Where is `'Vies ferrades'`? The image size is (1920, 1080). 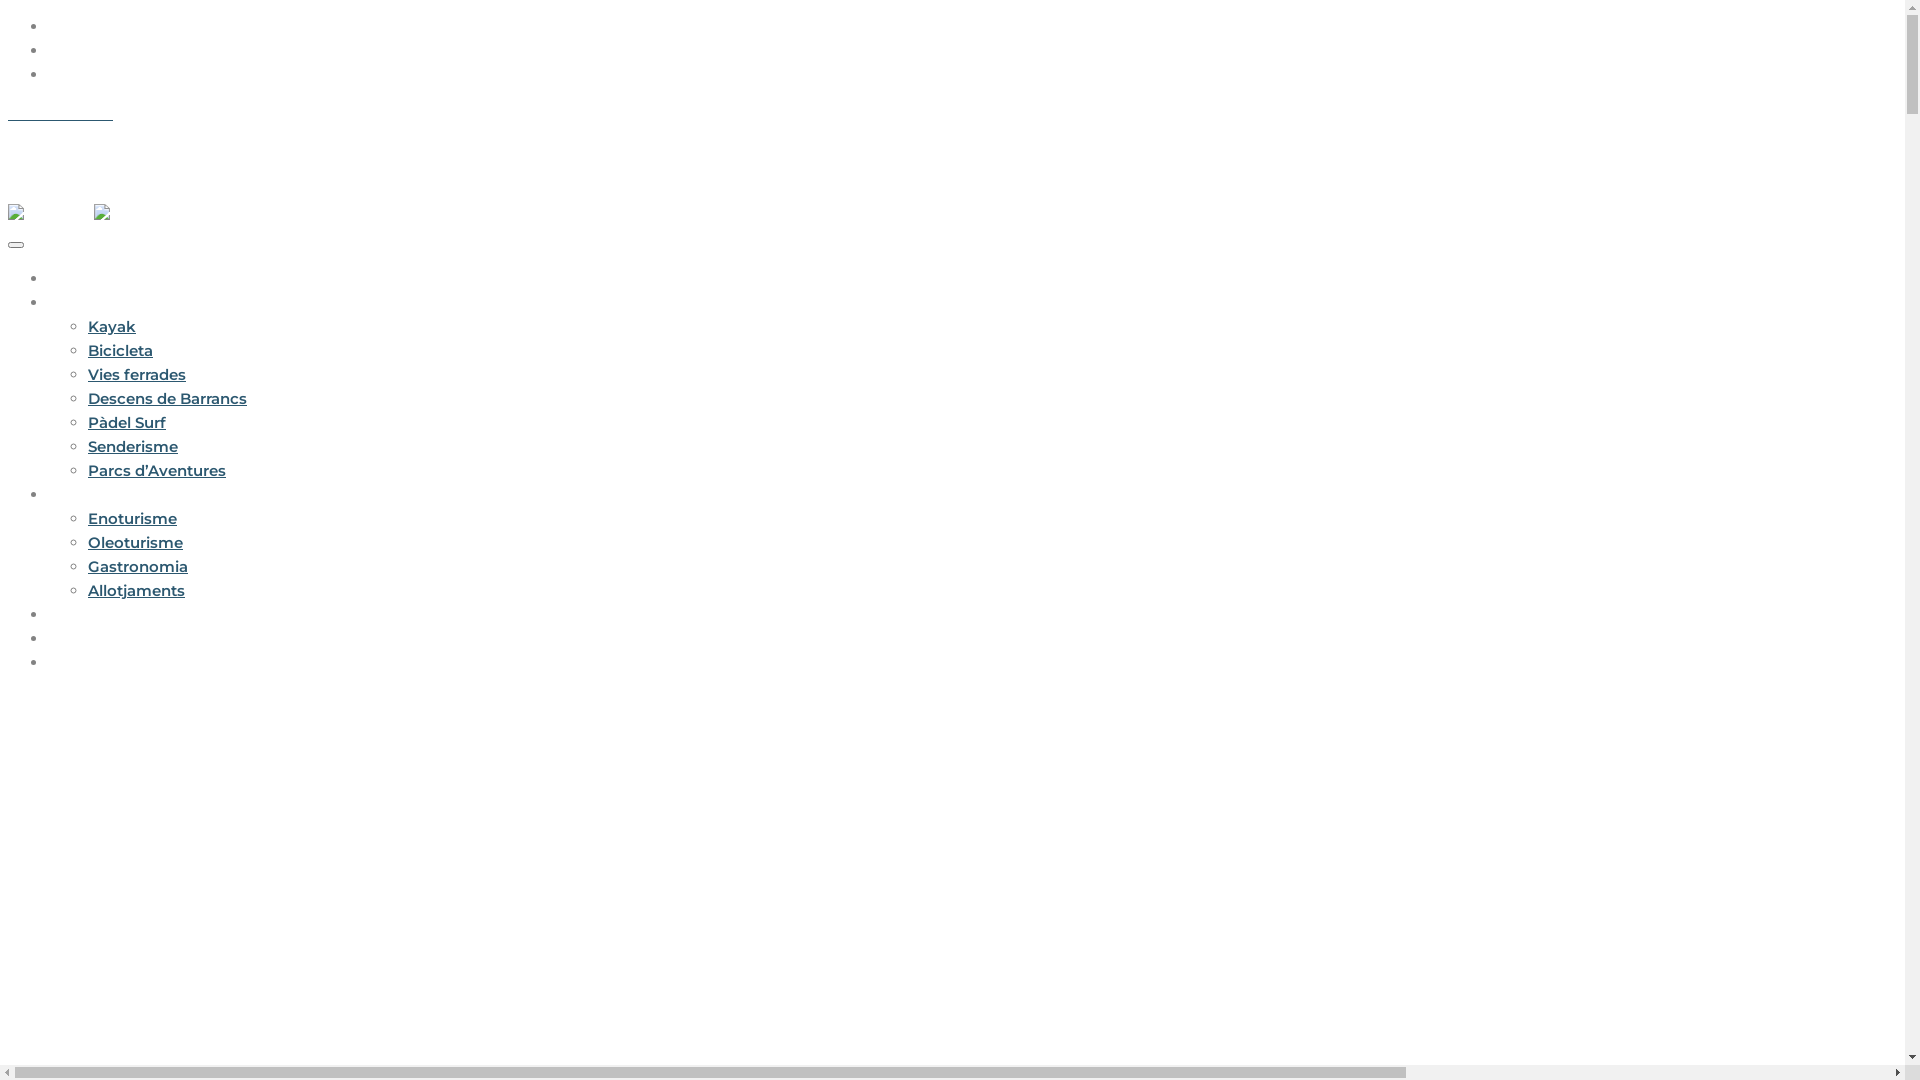
'Vies ferrades' is located at coordinates (136, 374).